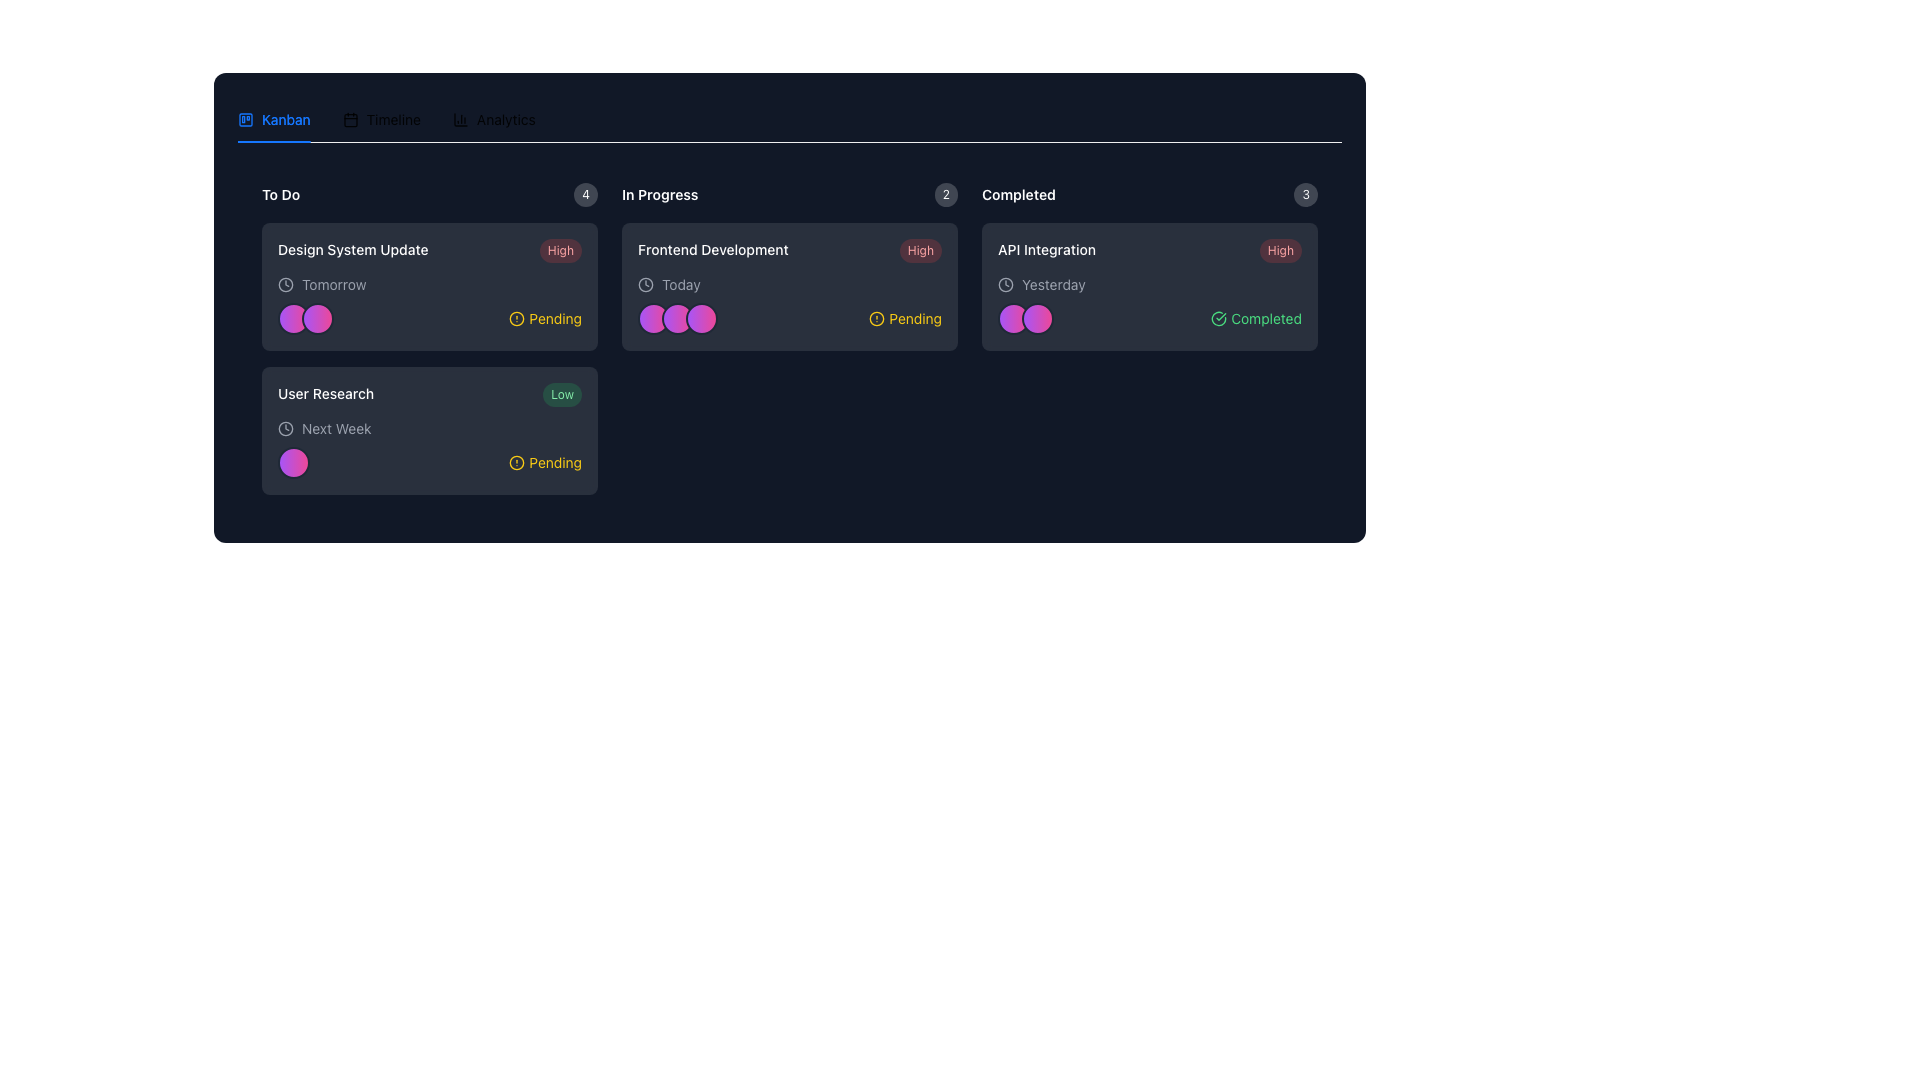 The width and height of the screenshot is (1920, 1080). Describe the element at coordinates (292, 462) in the screenshot. I see `the decorative graphical element, which is a small circular gradient transitioning from purple to pink with a gray border, located in the bottom-left corner of the 'User Research' card within the 'To Do' section` at that location.